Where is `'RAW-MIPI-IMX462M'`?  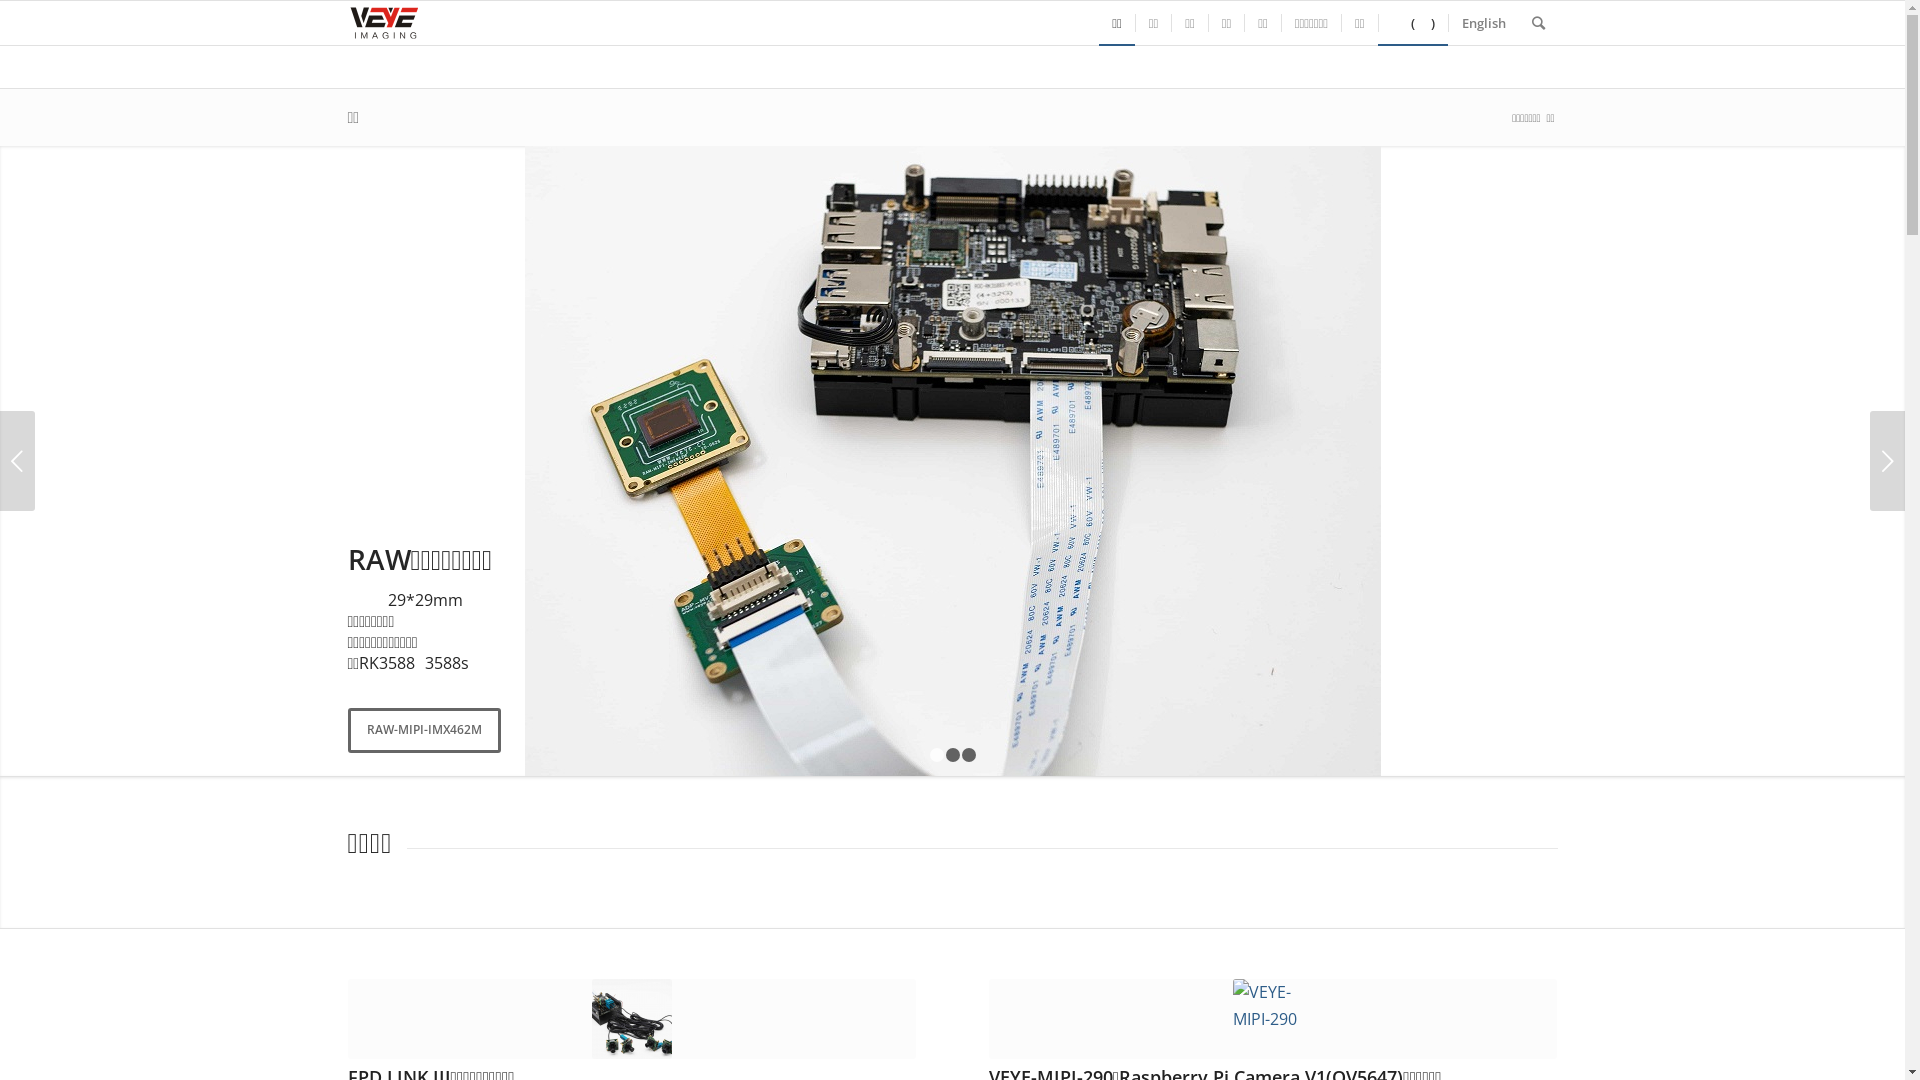 'RAW-MIPI-IMX462M' is located at coordinates (423, 729).